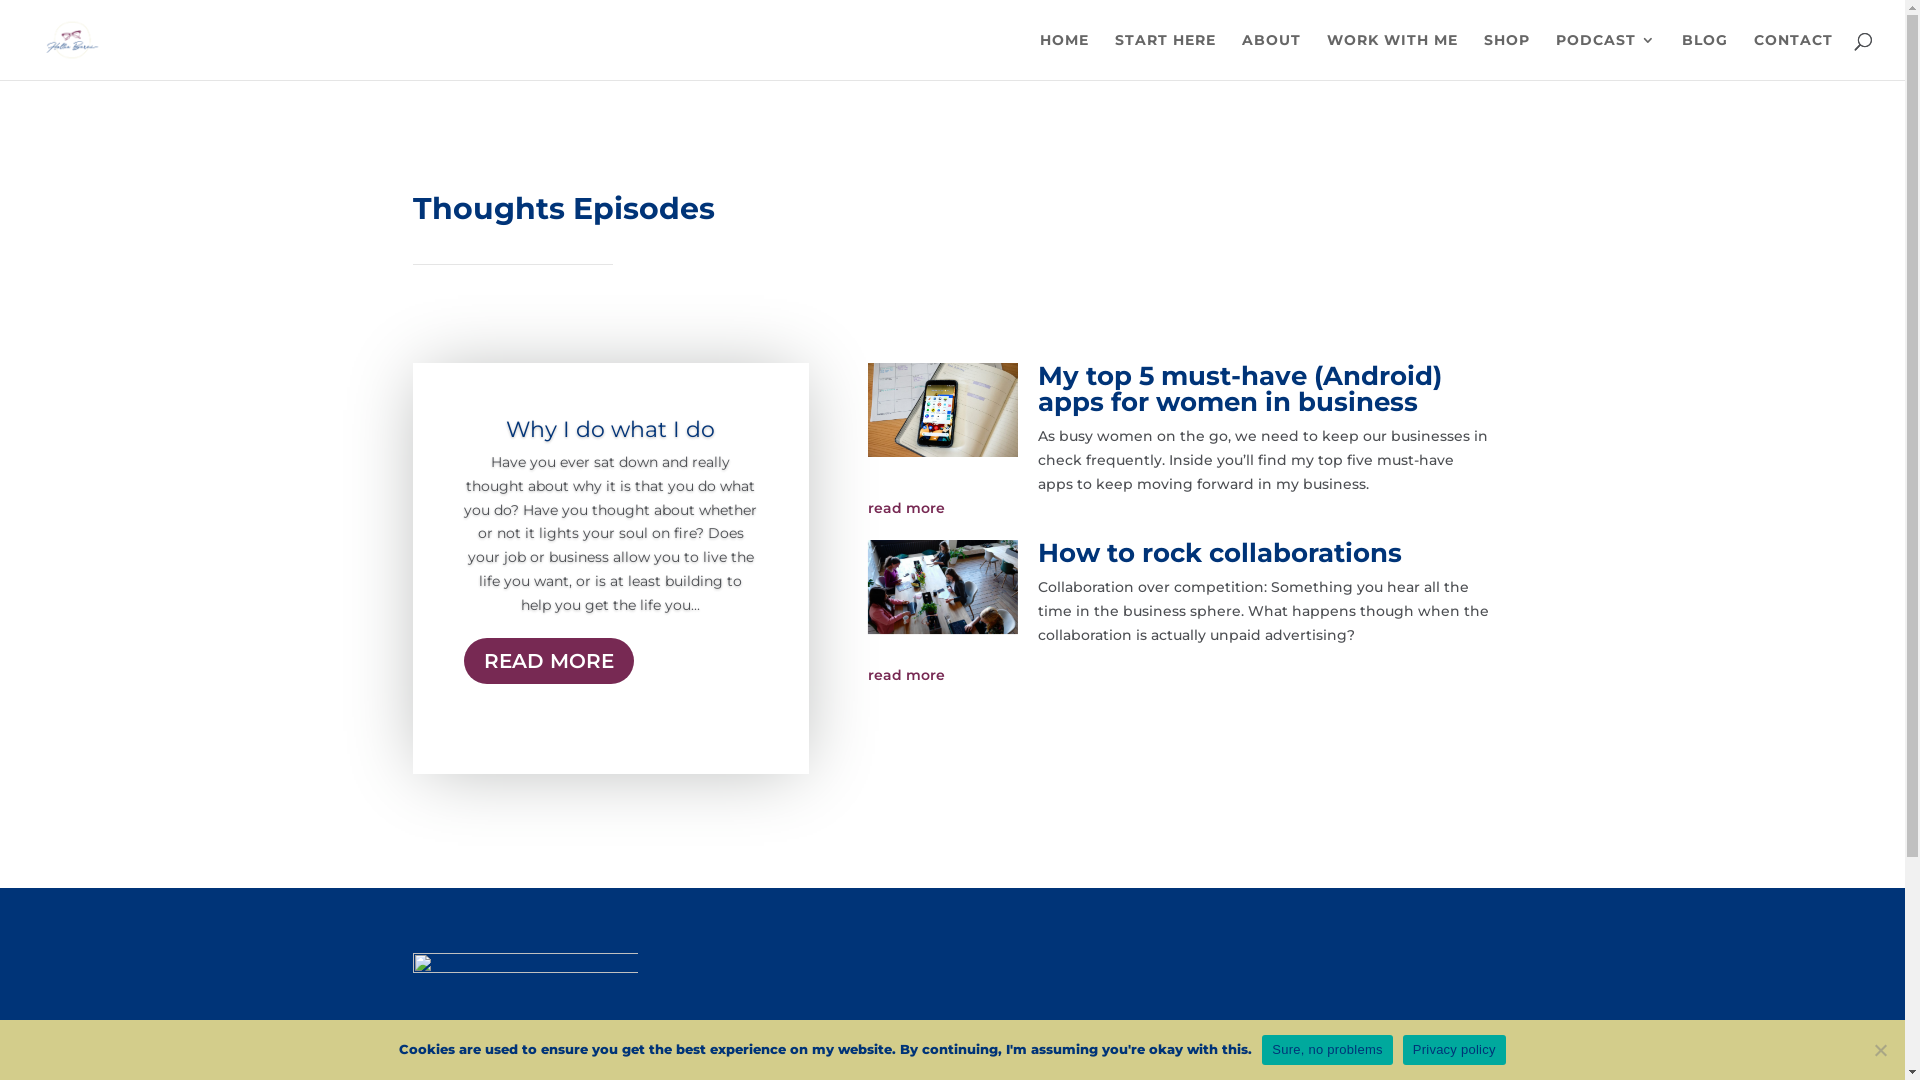 The width and height of the screenshot is (1920, 1080). I want to click on 'HOME', so click(1063, 55).